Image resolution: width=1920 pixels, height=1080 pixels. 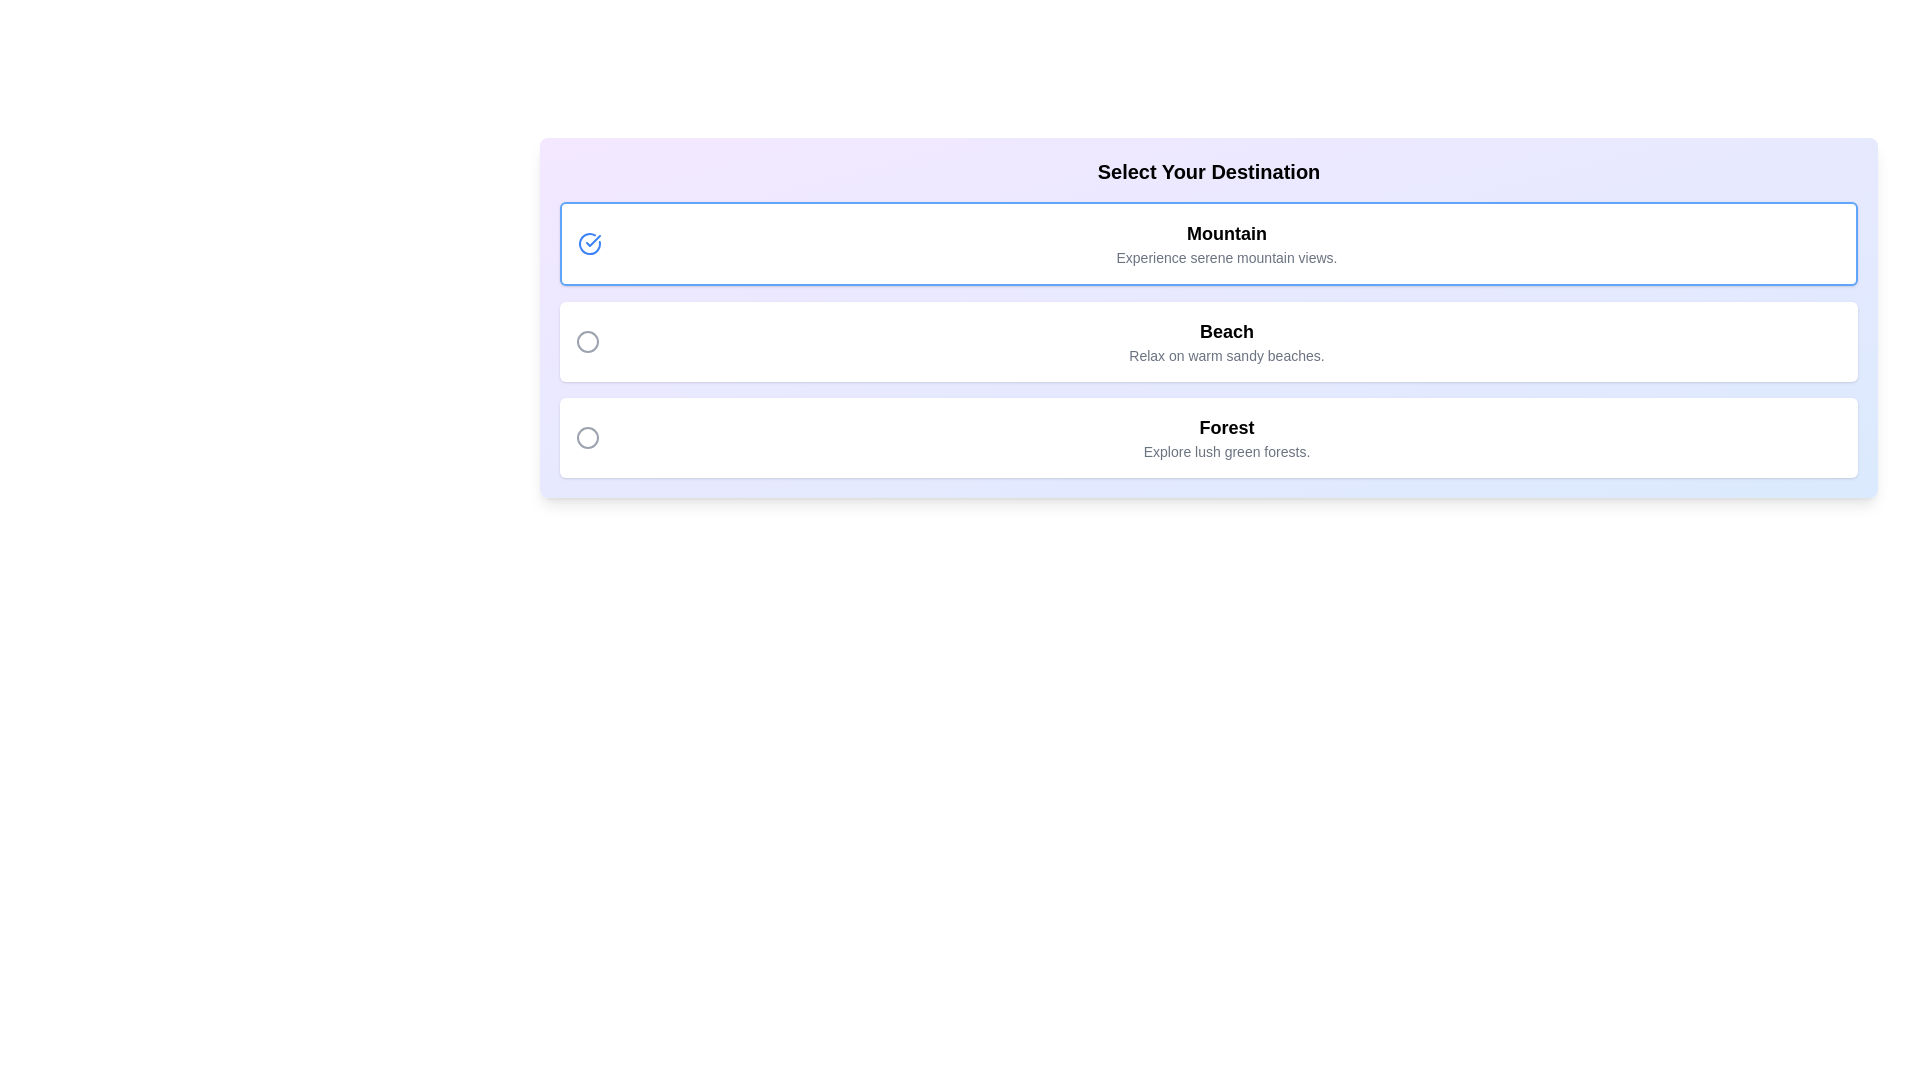 What do you see at coordinates (1226, 330) in the screenshot?
I see `the text element that serves as the label for the selectable list item 'Beach'` at bounding box center [1226, 330].